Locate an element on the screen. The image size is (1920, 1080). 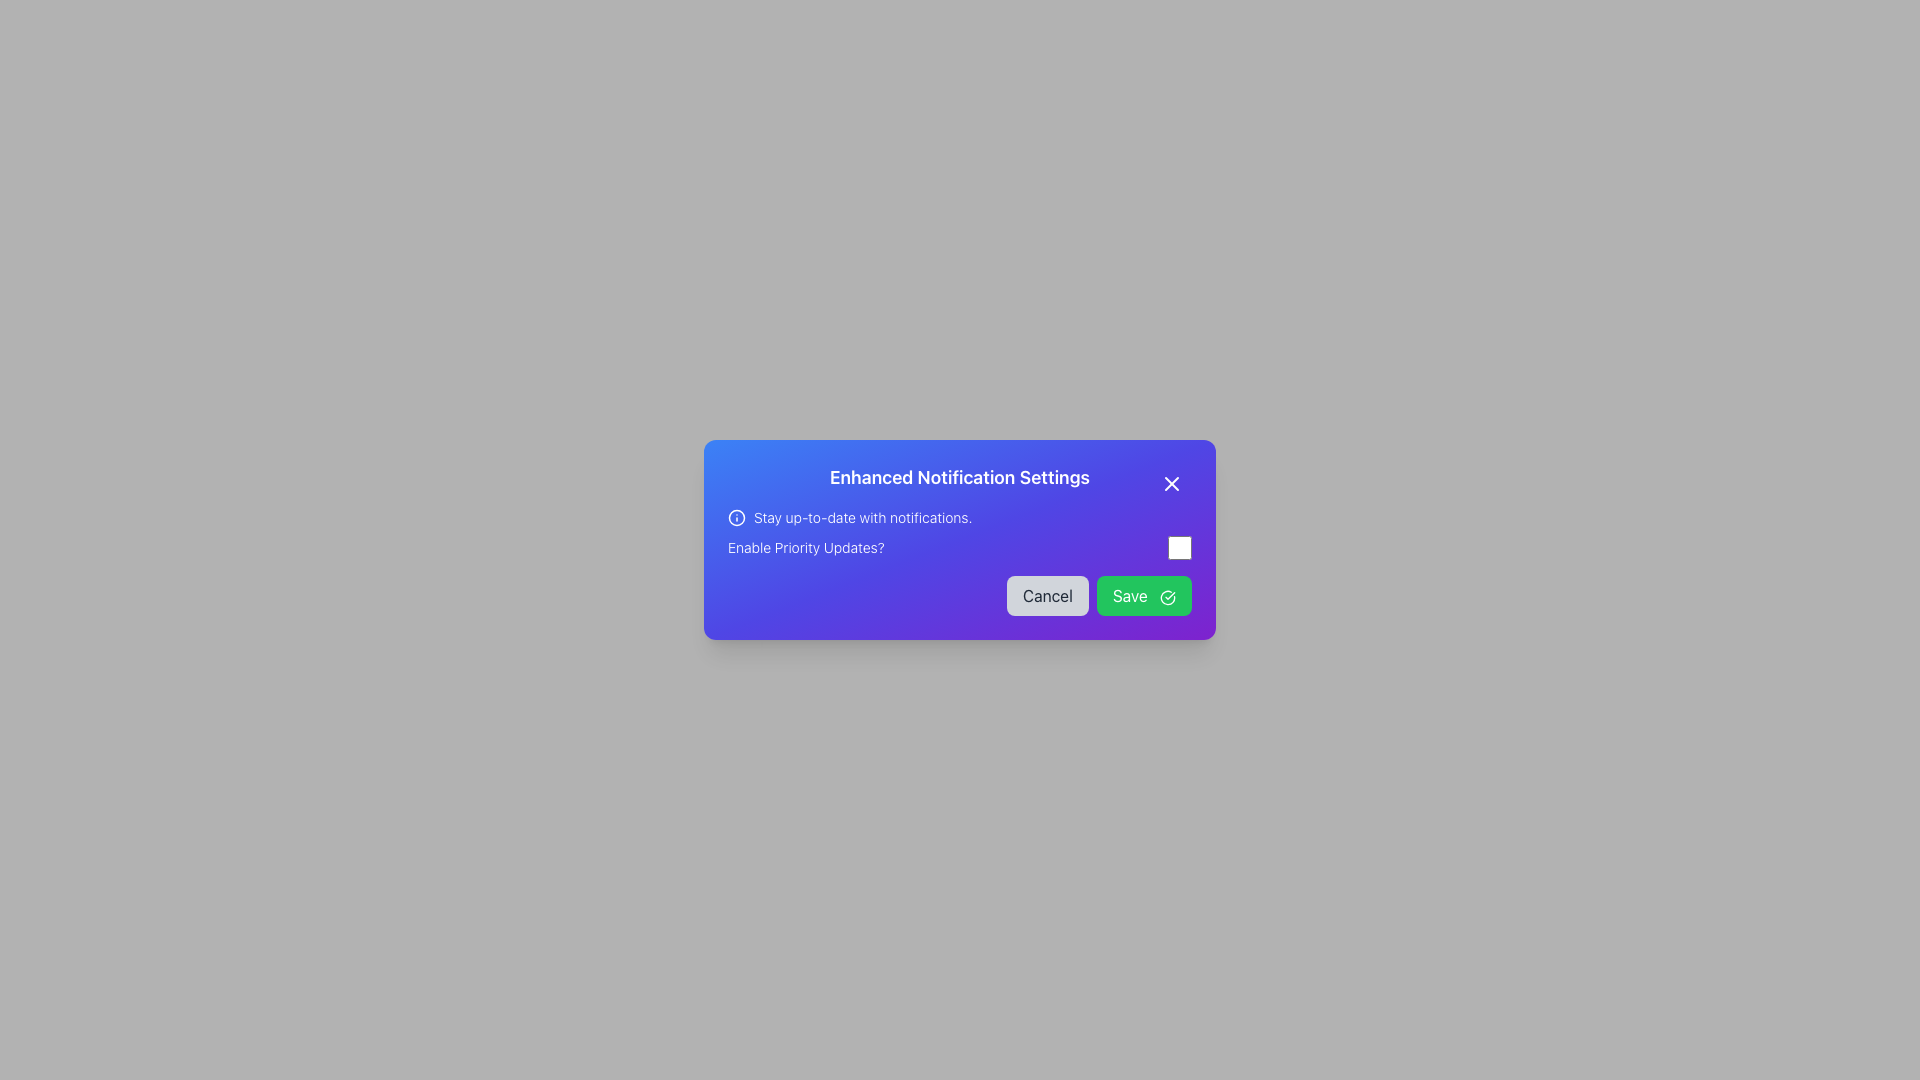
the static text element reading 'Enhanced Notification Settings' which is bold and large, located at the top center of a dialog box with a gradient blue-to-purple background is located at coordinates (960, 478).